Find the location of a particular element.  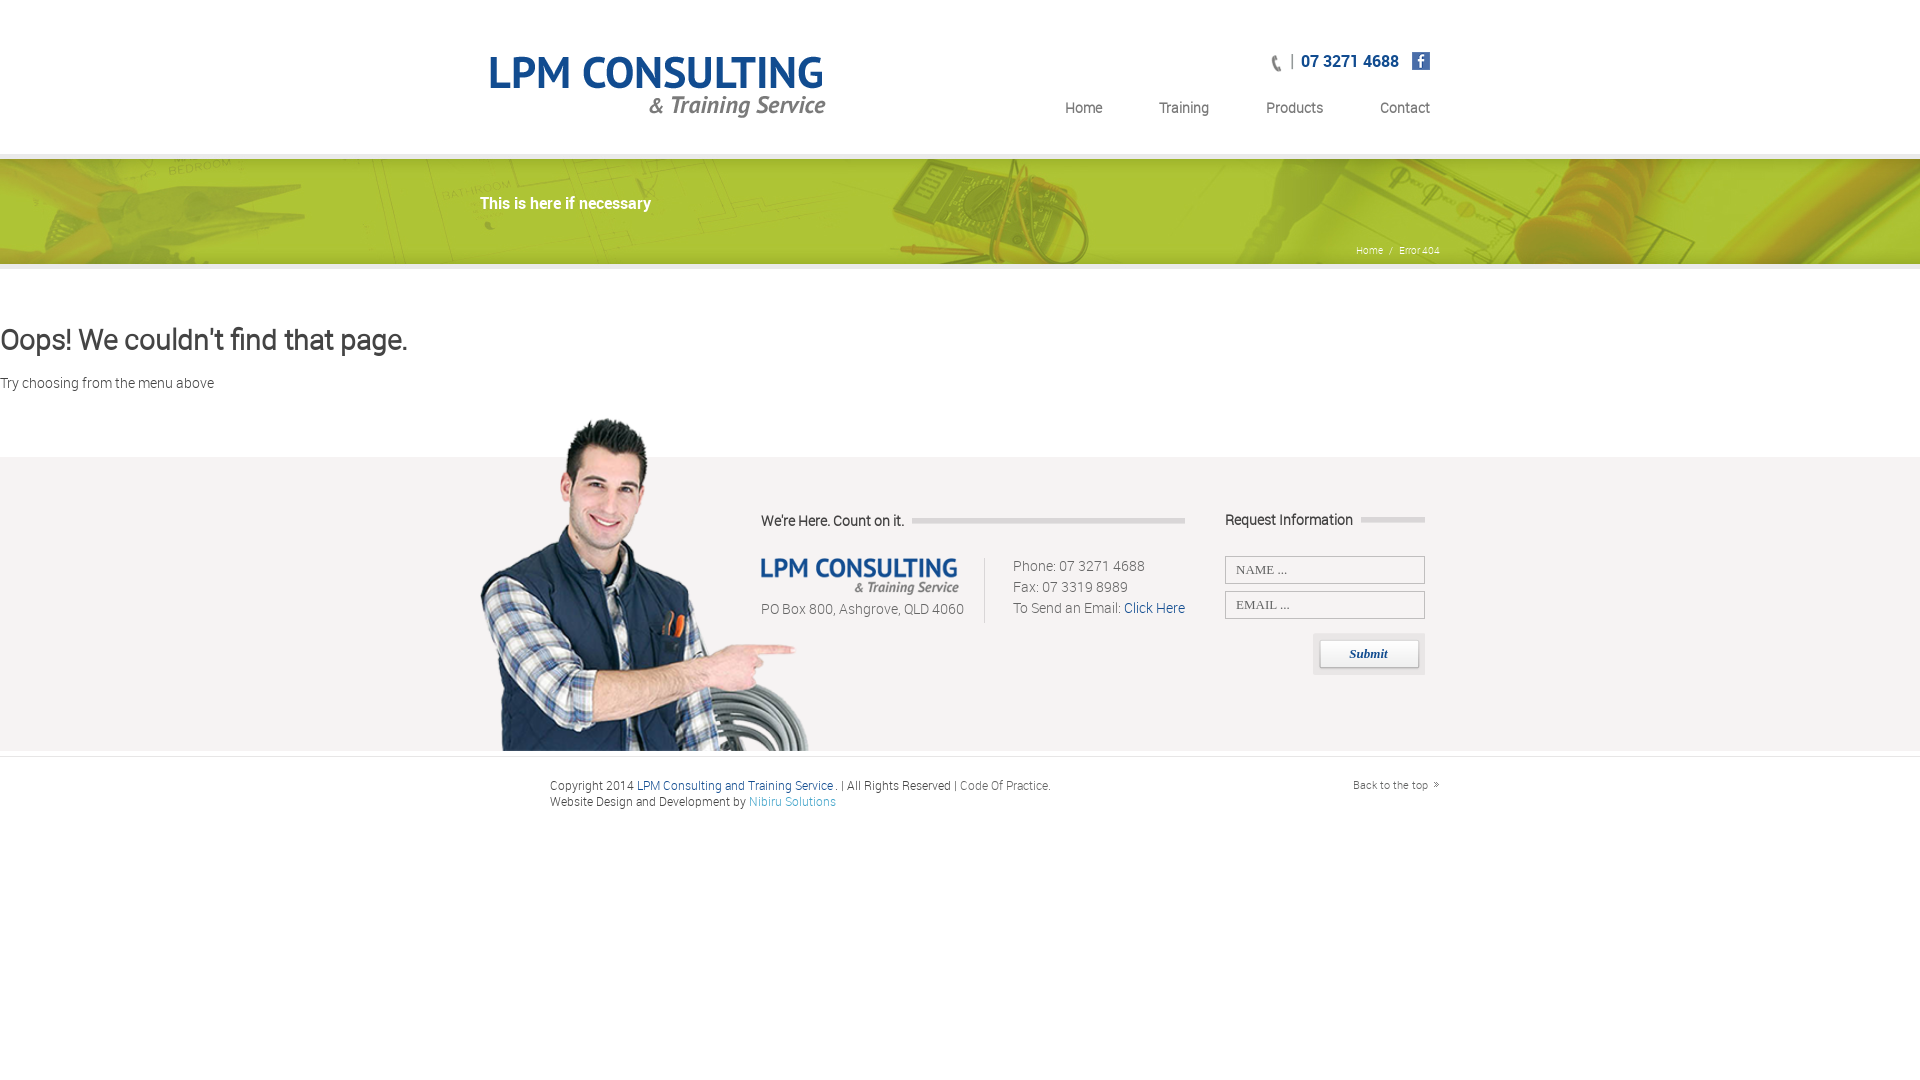

'Click Here' is located at coordinates (1154, 606).